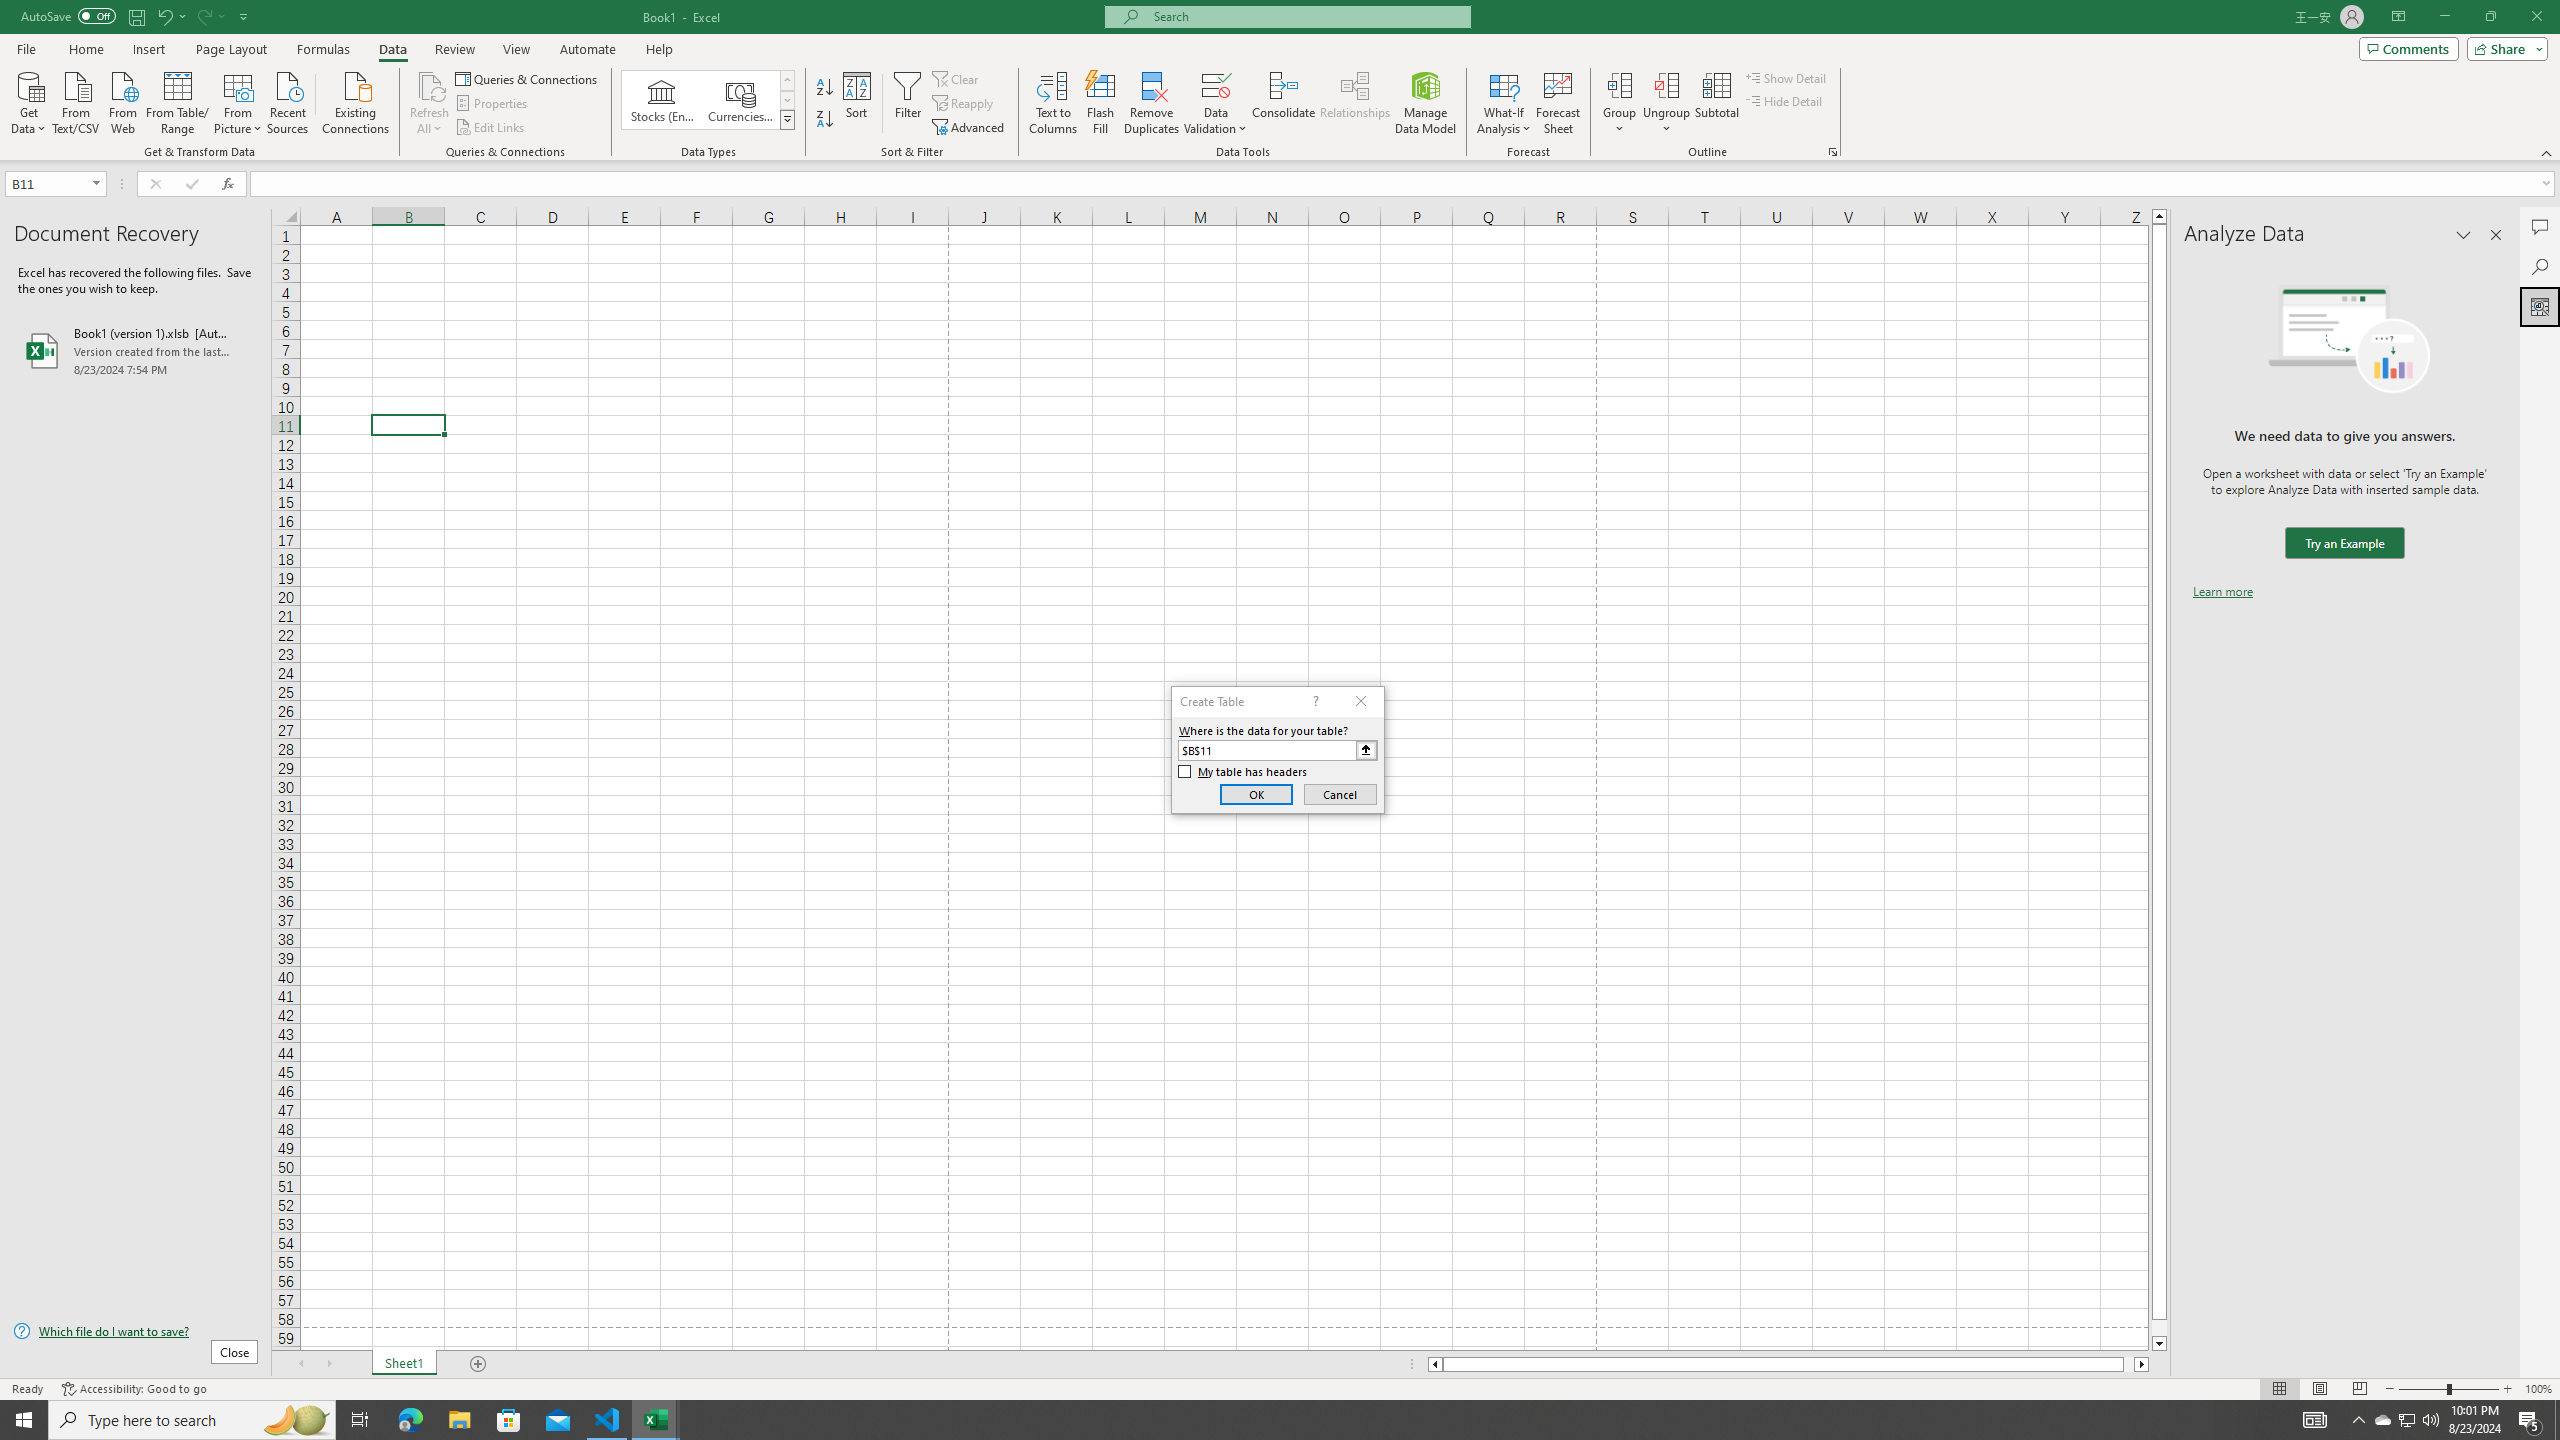 Image resolution: width=2560 pixels, height=1440 pixels. Describe the element at coordinates (824, 87) in the screenshot. I see `'Sort A to Z'` at that location.